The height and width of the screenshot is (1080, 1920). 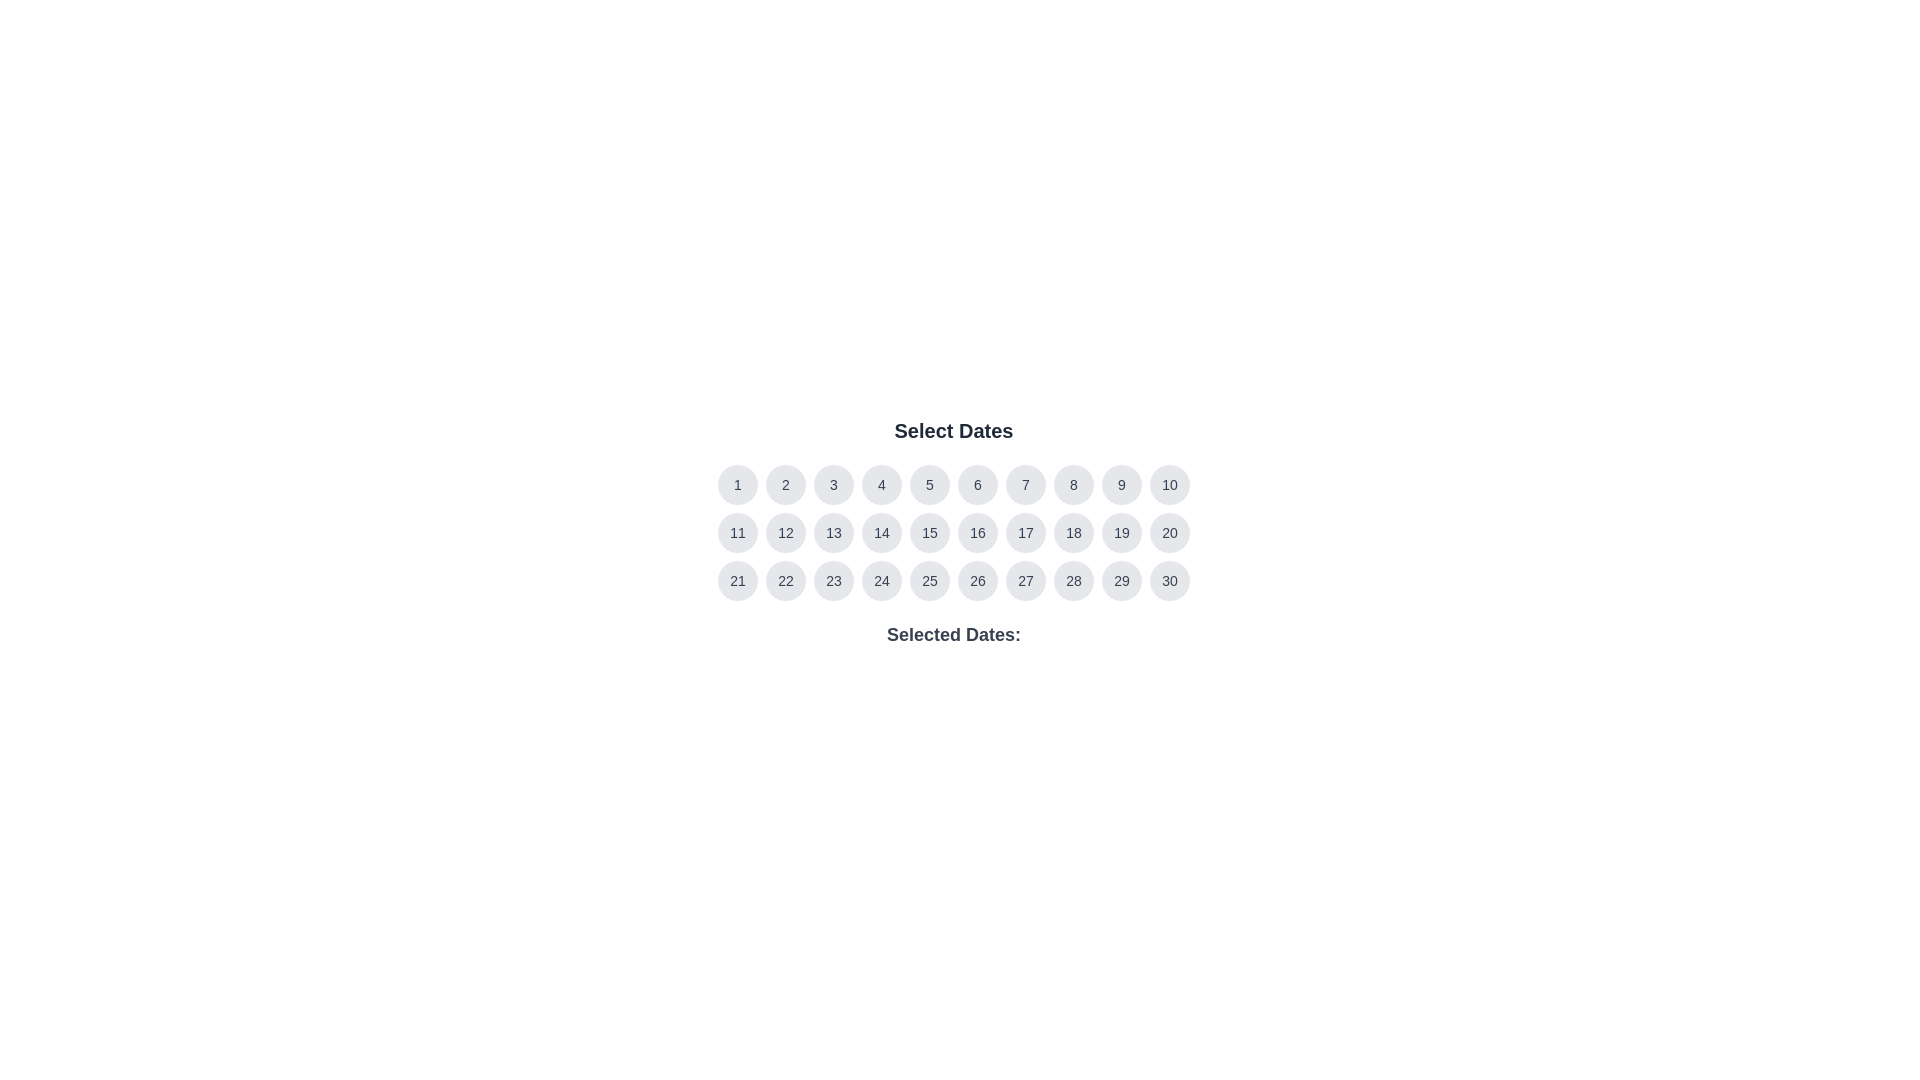 I want to click on the selectable date button located in the top row as the eighth item from the left, so click(x=1073, y=485).